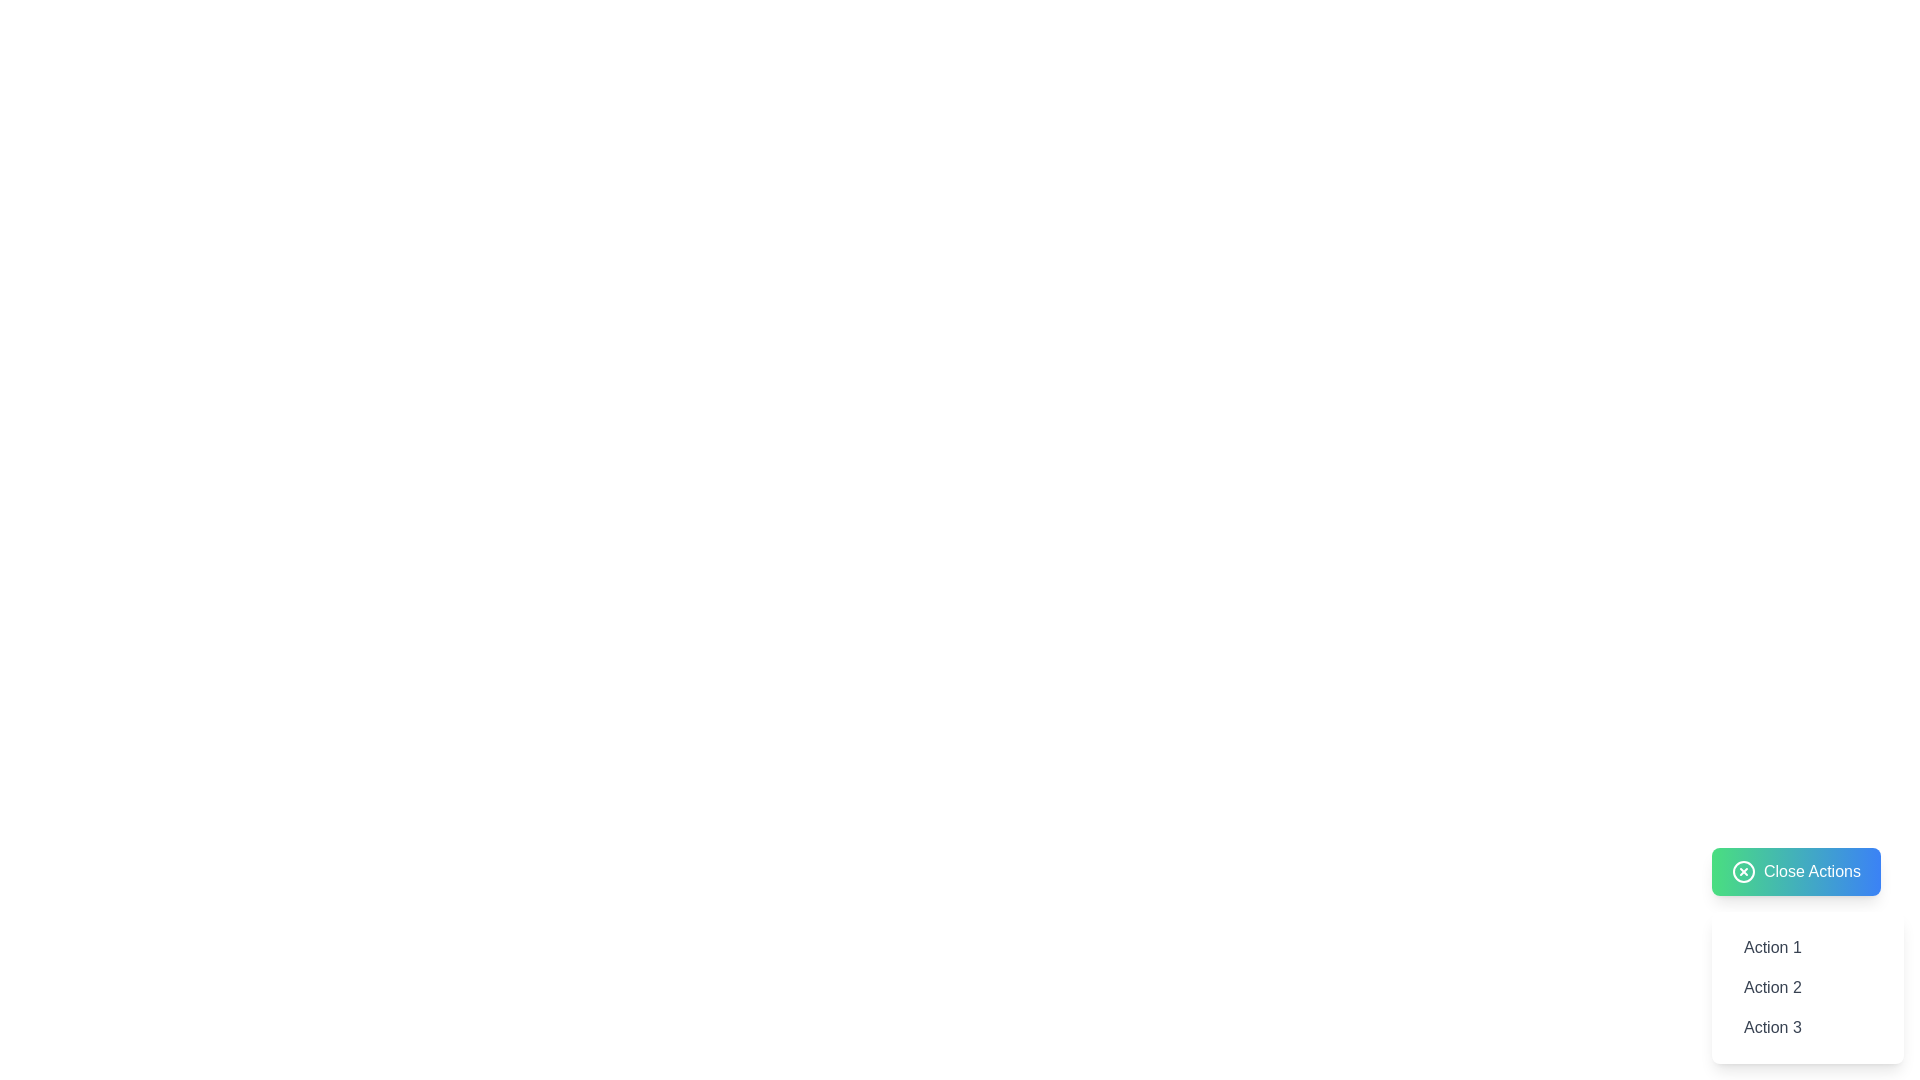 The image size is (1920, 1080). What do you see at coordinates (1742, 870) in the screenshot?
I see `the close icon that is the leftmost component of the 'Close Actions' button, located near the top-right corner of the interface` at bounding box center [1742, 870].